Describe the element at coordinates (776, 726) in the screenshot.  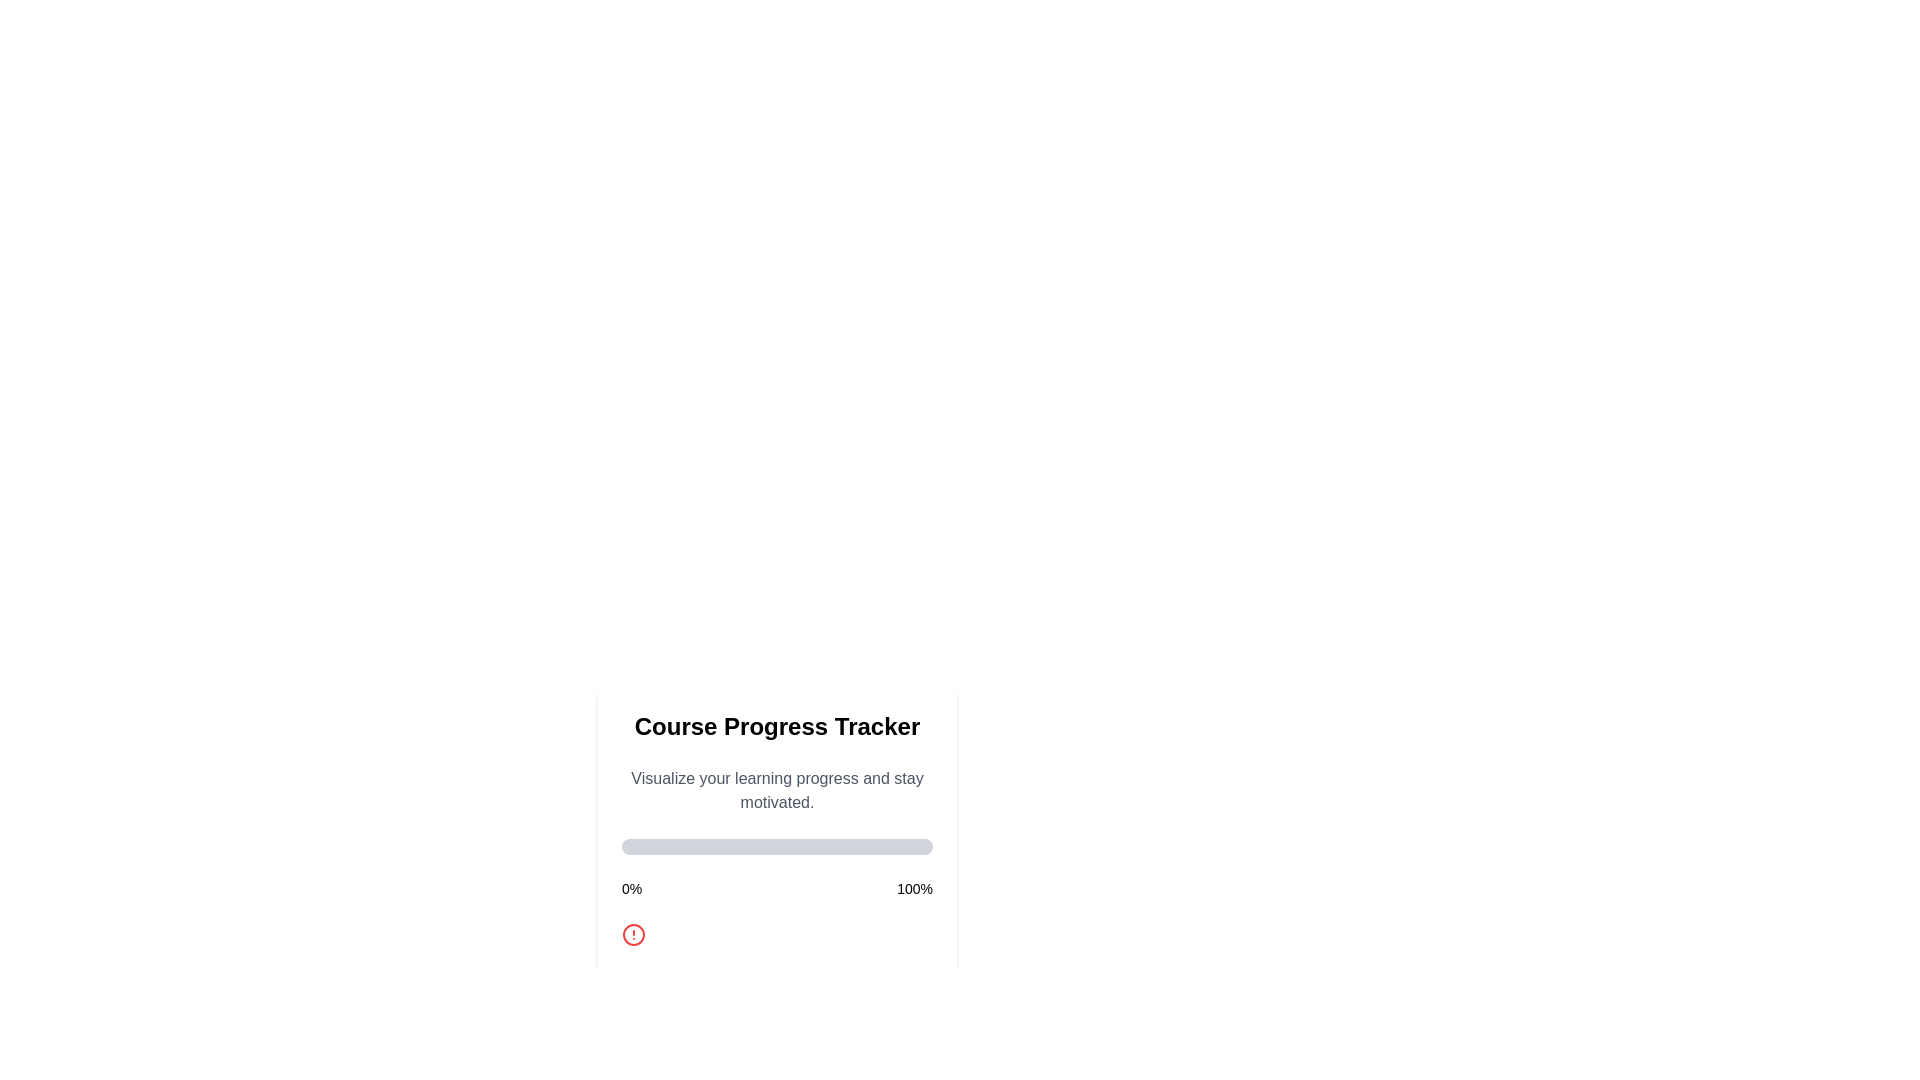
I see `the Text block that serves as the title for the 'Course Progress Tracker' interface, located at the top of the card` at that location.